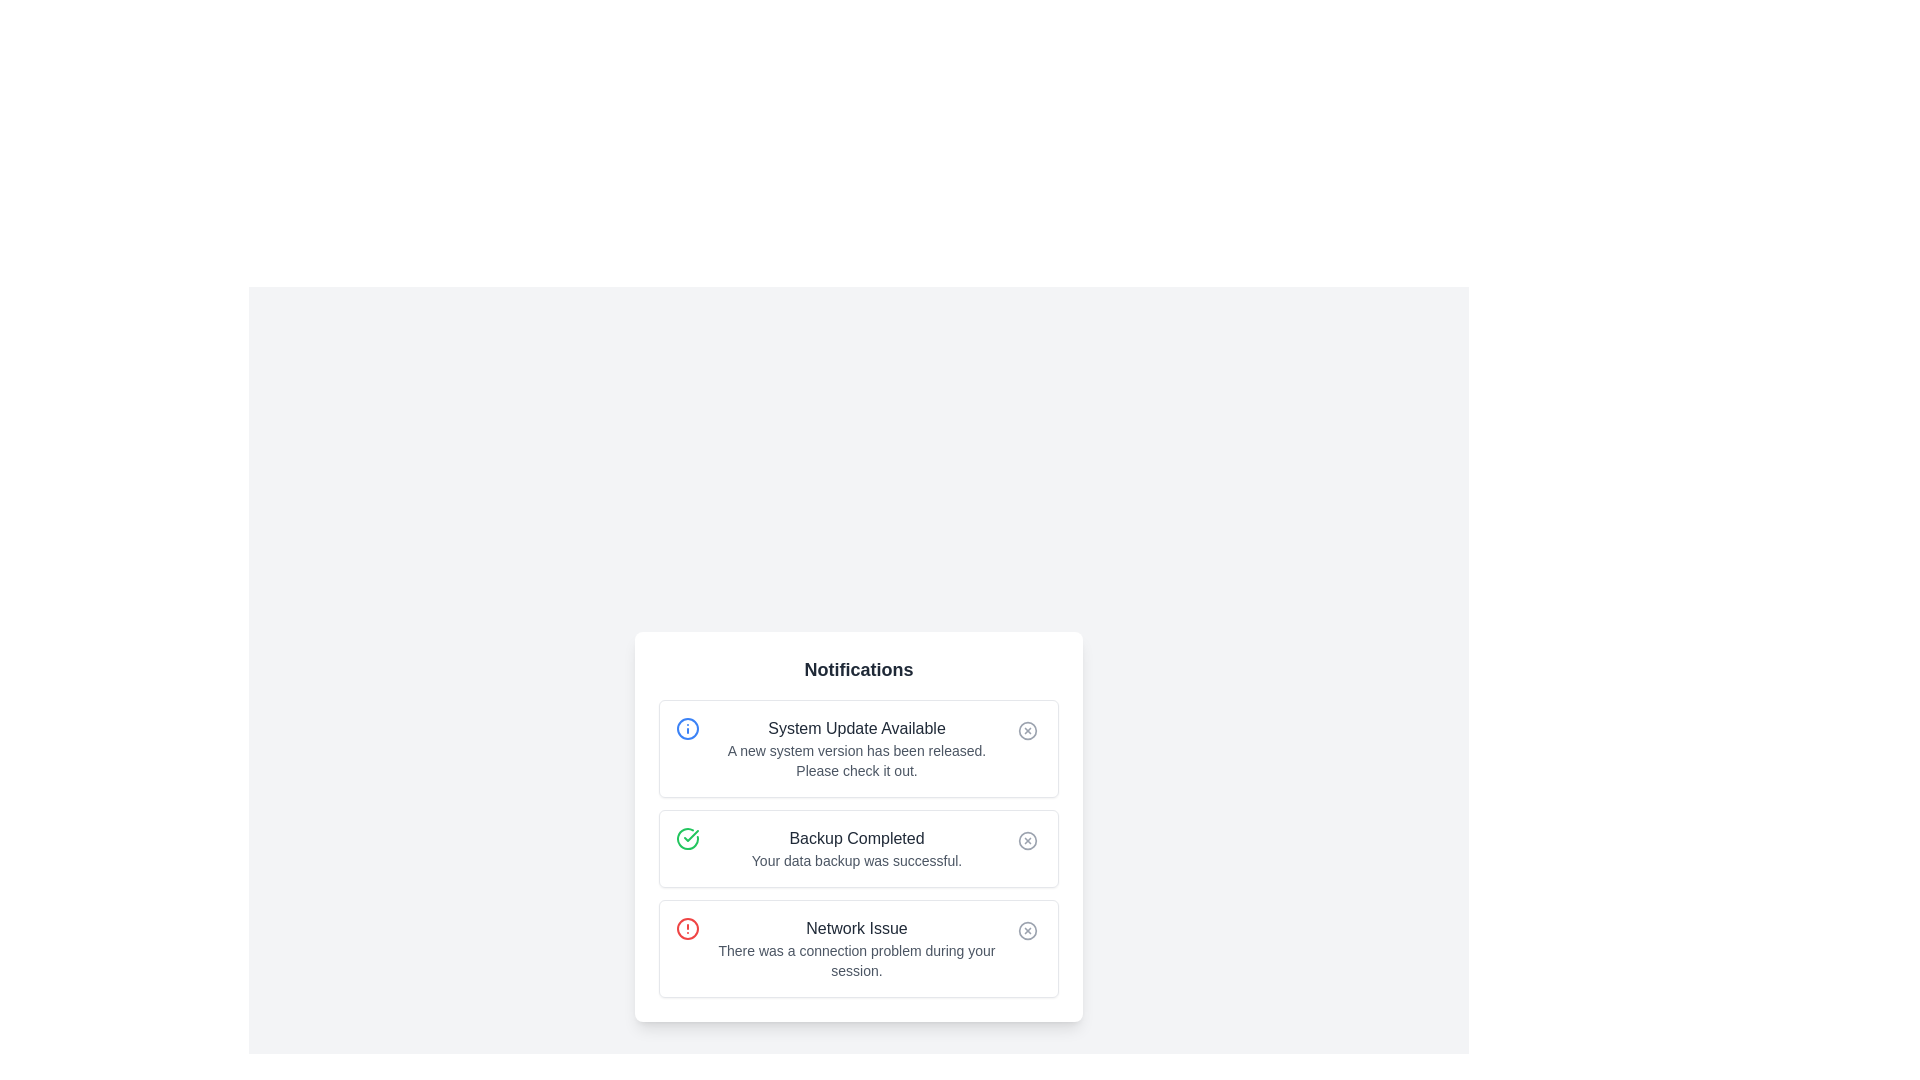 This screenshot has width=1920, height=1080. I want to click on the text label that reads 'Network Issue', which is styled in a medium-weight font and is the main title of the third notification entry in the list, so click(857, 929).